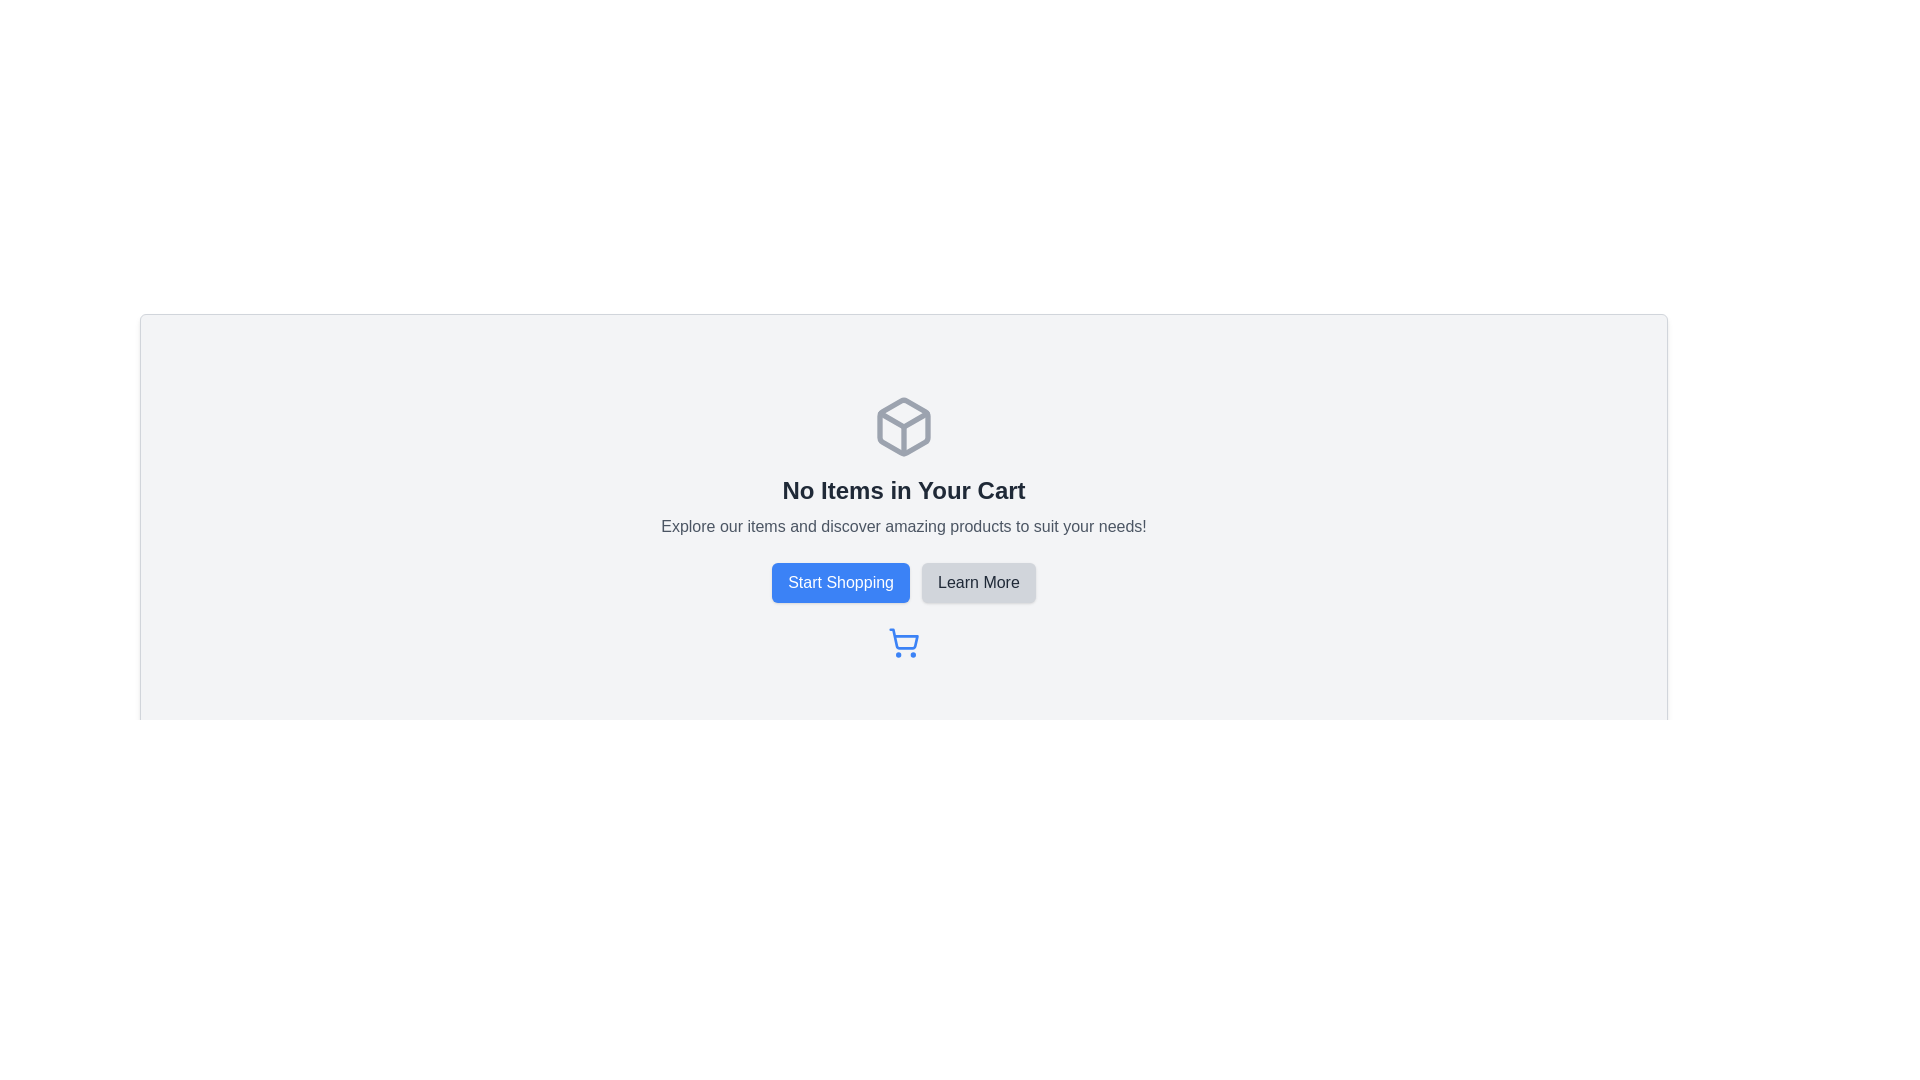  Describe the element at coordinates (902, 643) in the screenshot. I see `the blue shopping cart icon, which has a defined cart shape and two circular wheels, located below the 'Start Shopping' and 'Learn More' buttons` at that location.